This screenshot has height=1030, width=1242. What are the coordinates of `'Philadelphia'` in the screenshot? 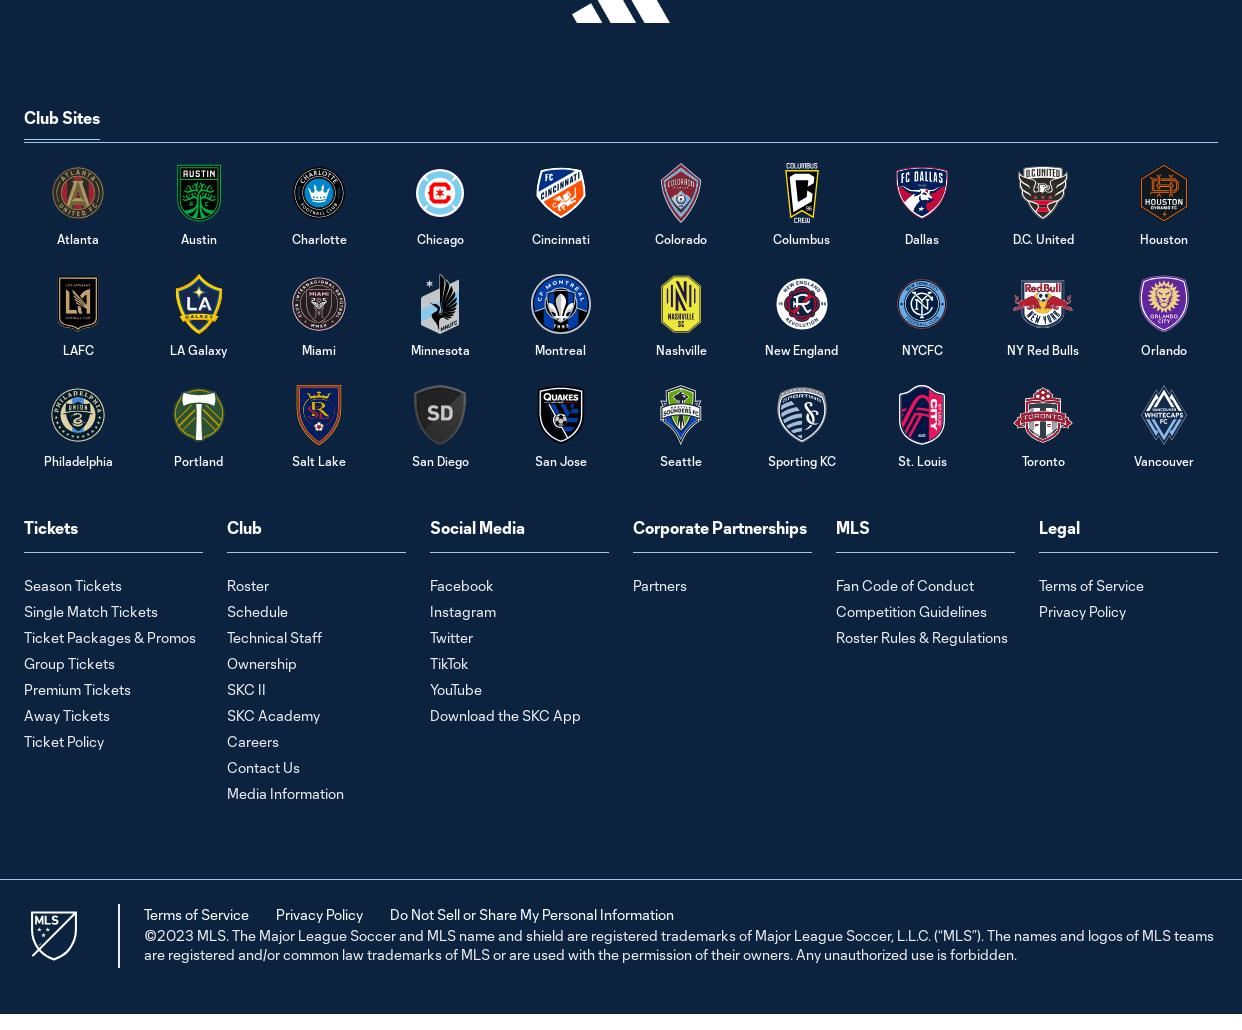 It's located at (77, 458).